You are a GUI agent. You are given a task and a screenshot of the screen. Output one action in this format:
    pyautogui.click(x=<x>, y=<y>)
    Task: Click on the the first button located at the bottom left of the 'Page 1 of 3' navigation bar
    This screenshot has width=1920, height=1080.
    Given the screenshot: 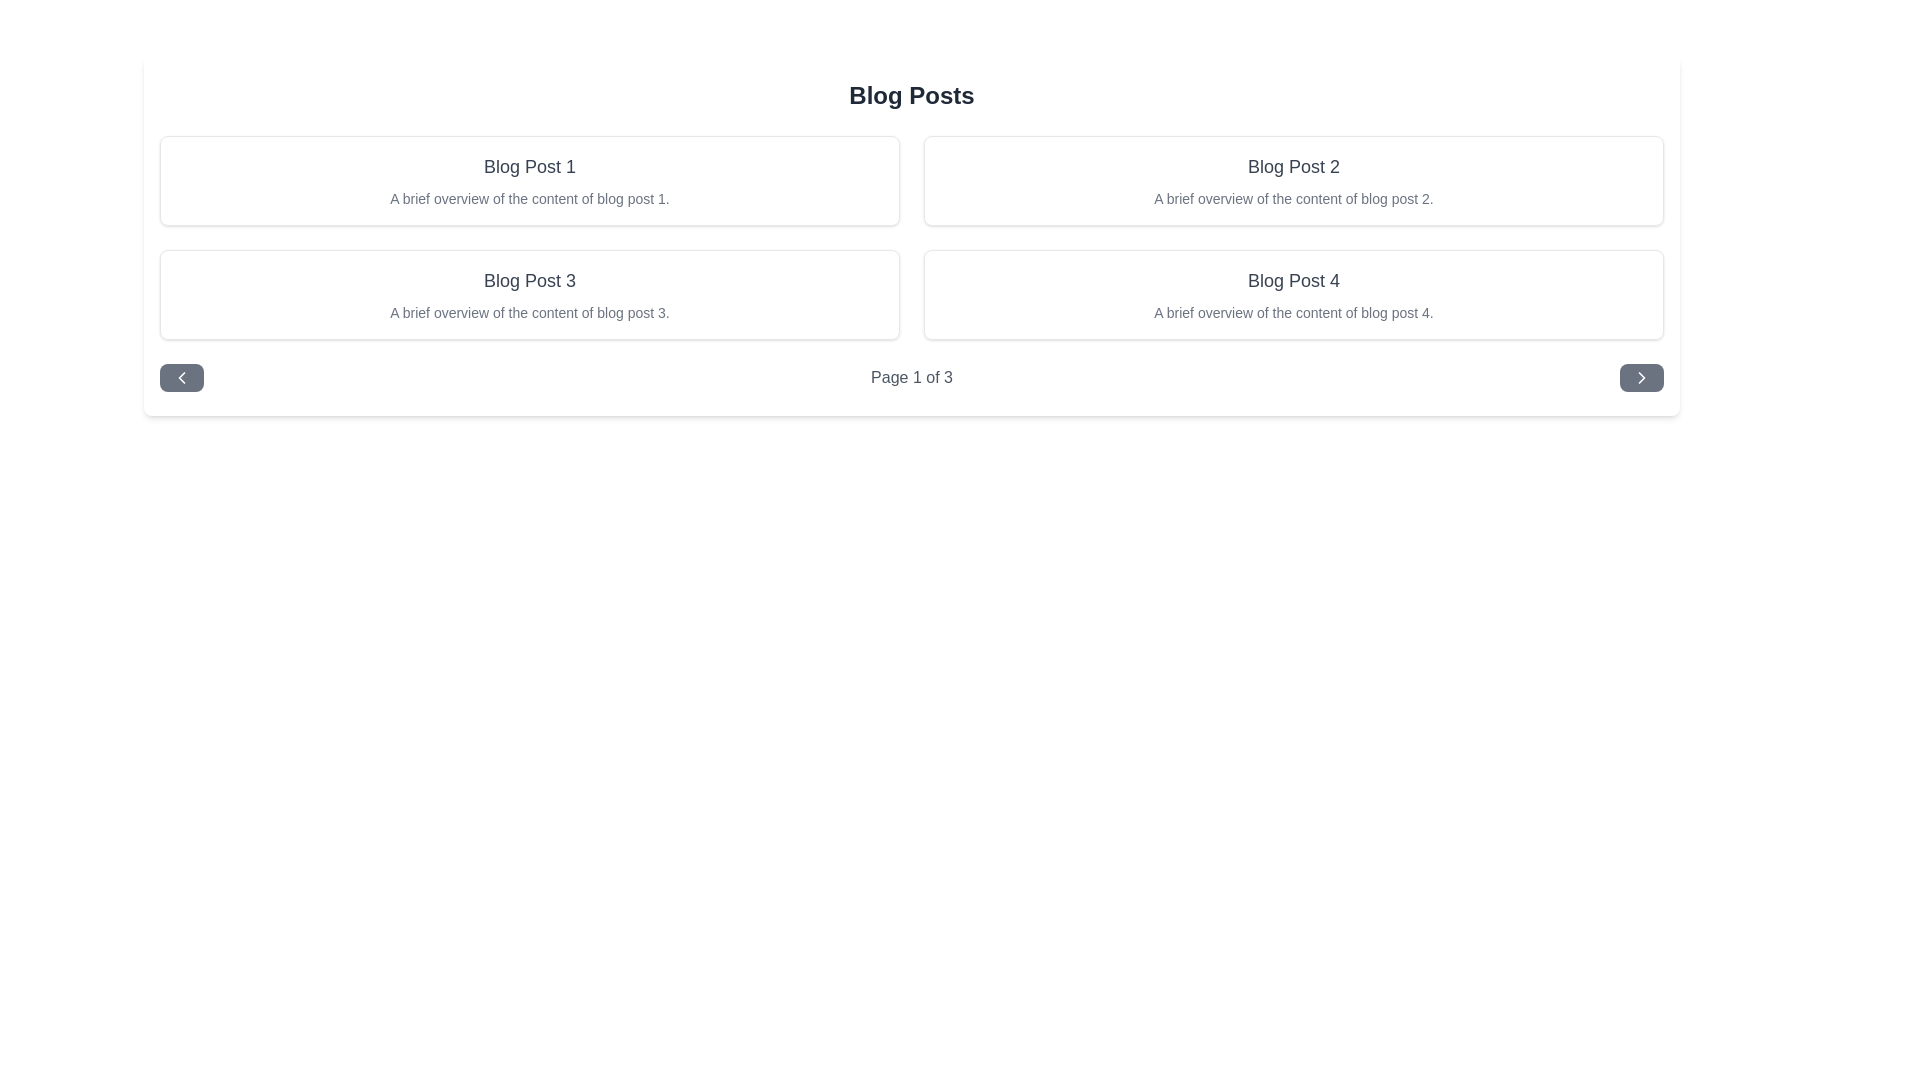 What is the action you would take?
    pyautogui.click(x=182, y=378)
    